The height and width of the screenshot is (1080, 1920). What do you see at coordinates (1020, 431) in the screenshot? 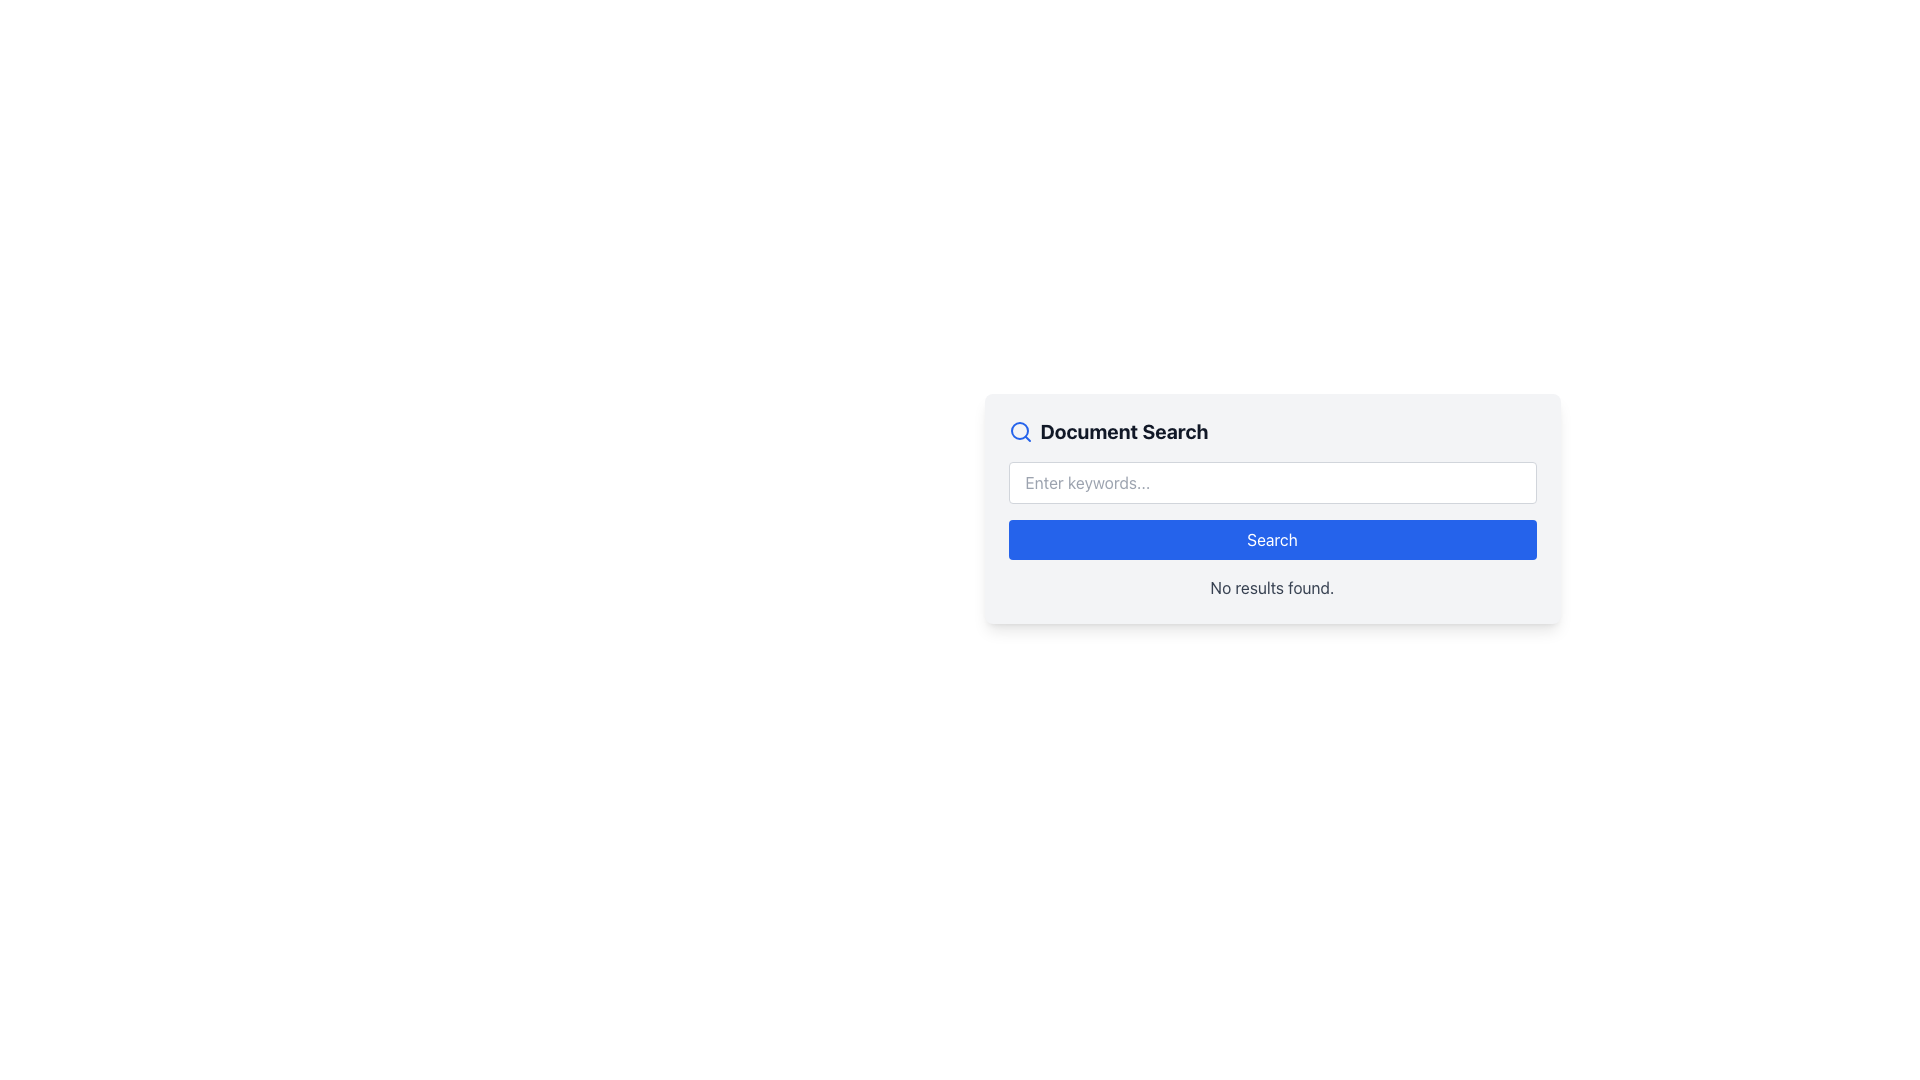
I see `the circular magnifying glass icon located to the left of the 'Document Search' text` at bounding box center [1020, 431].